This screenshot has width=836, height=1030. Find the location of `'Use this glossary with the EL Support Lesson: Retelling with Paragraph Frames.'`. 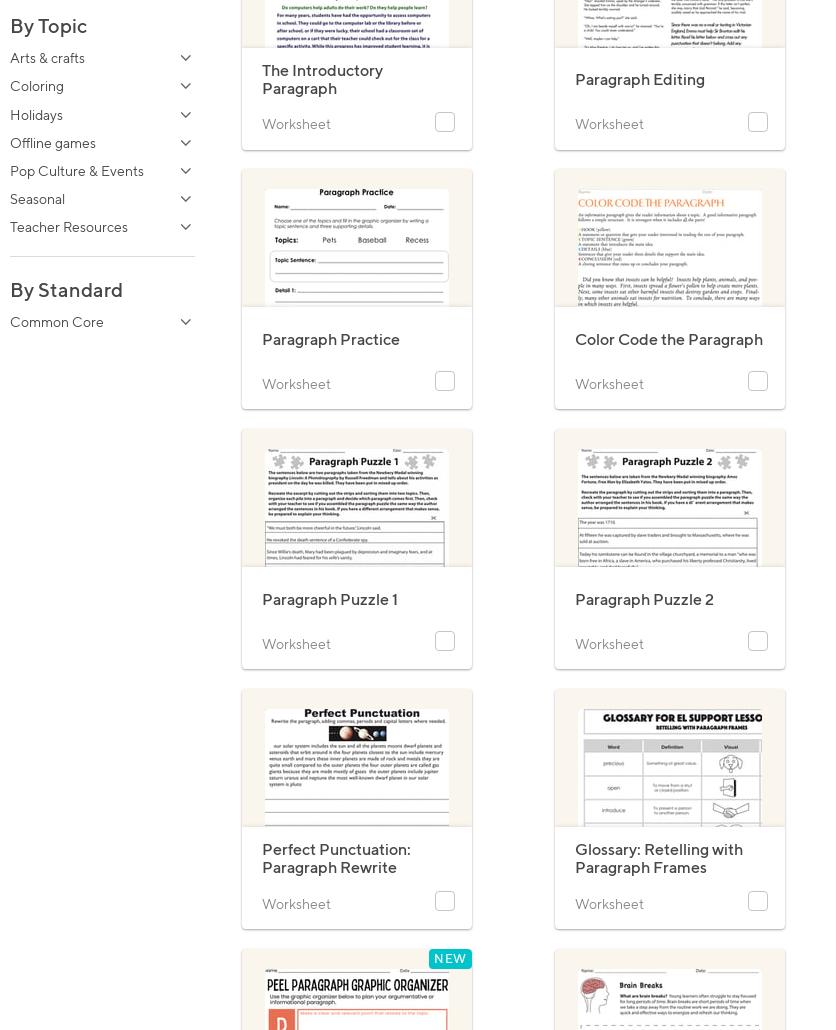

'Use this glossary with the EL Support Lesson: Retelling with Paragraph Frames.' is located at coordinates (667, 904).